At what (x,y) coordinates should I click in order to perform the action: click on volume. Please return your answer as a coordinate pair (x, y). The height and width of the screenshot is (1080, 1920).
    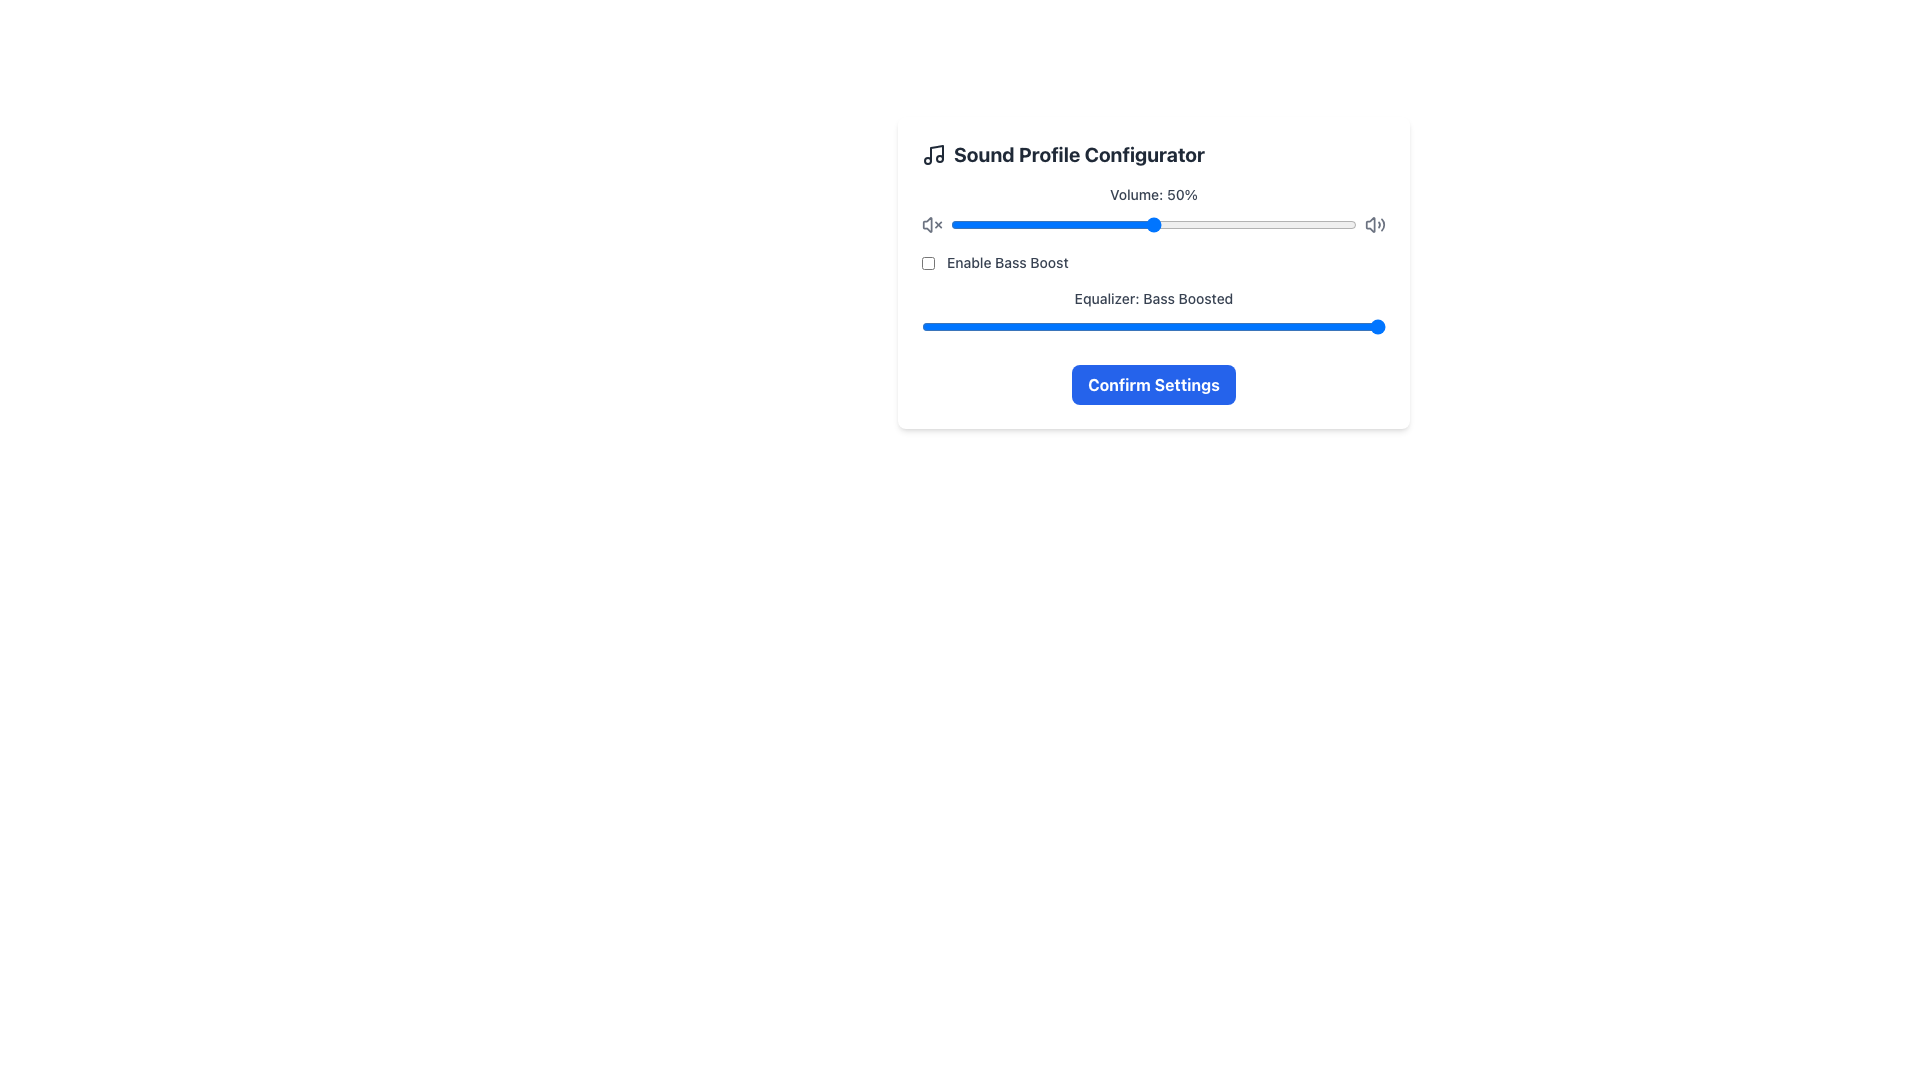
    Looking at the image, I should click on (1055, 224).